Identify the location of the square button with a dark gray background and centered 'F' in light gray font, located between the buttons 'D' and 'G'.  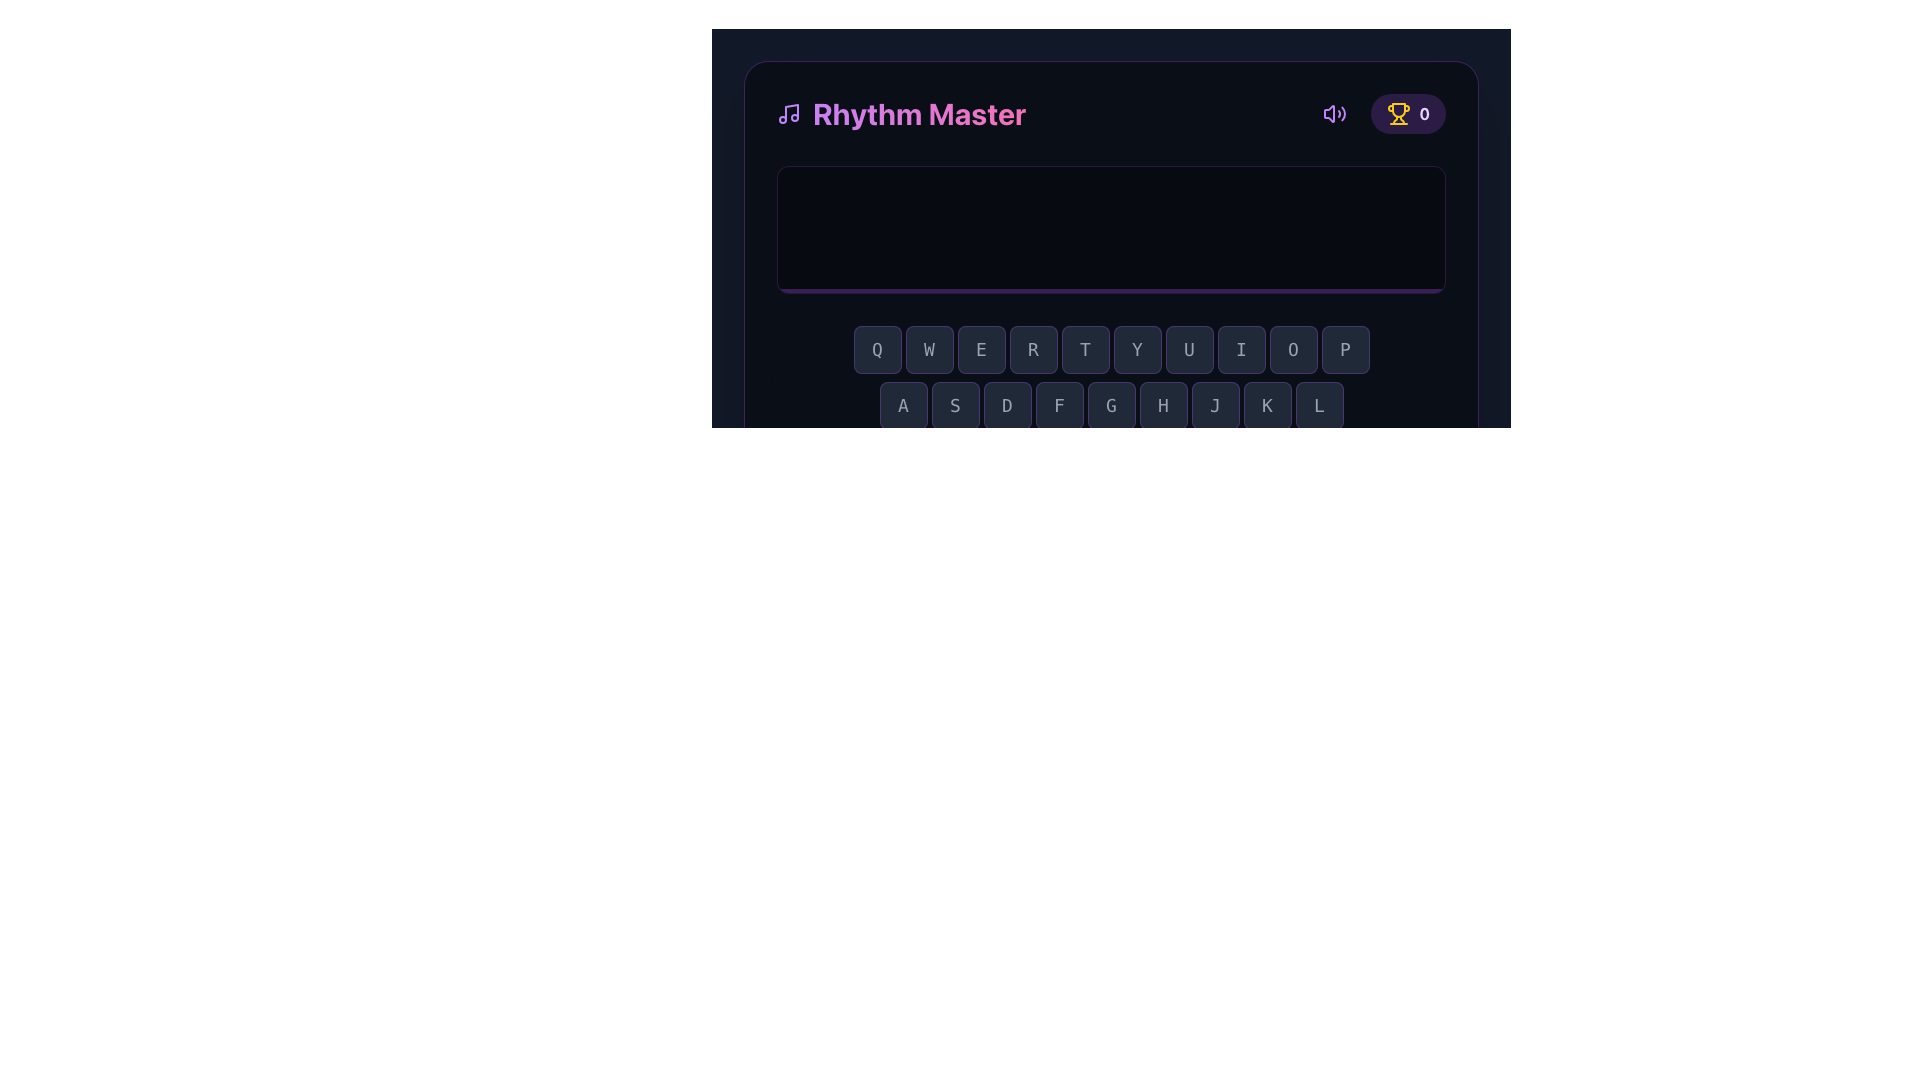
(1058, 405).